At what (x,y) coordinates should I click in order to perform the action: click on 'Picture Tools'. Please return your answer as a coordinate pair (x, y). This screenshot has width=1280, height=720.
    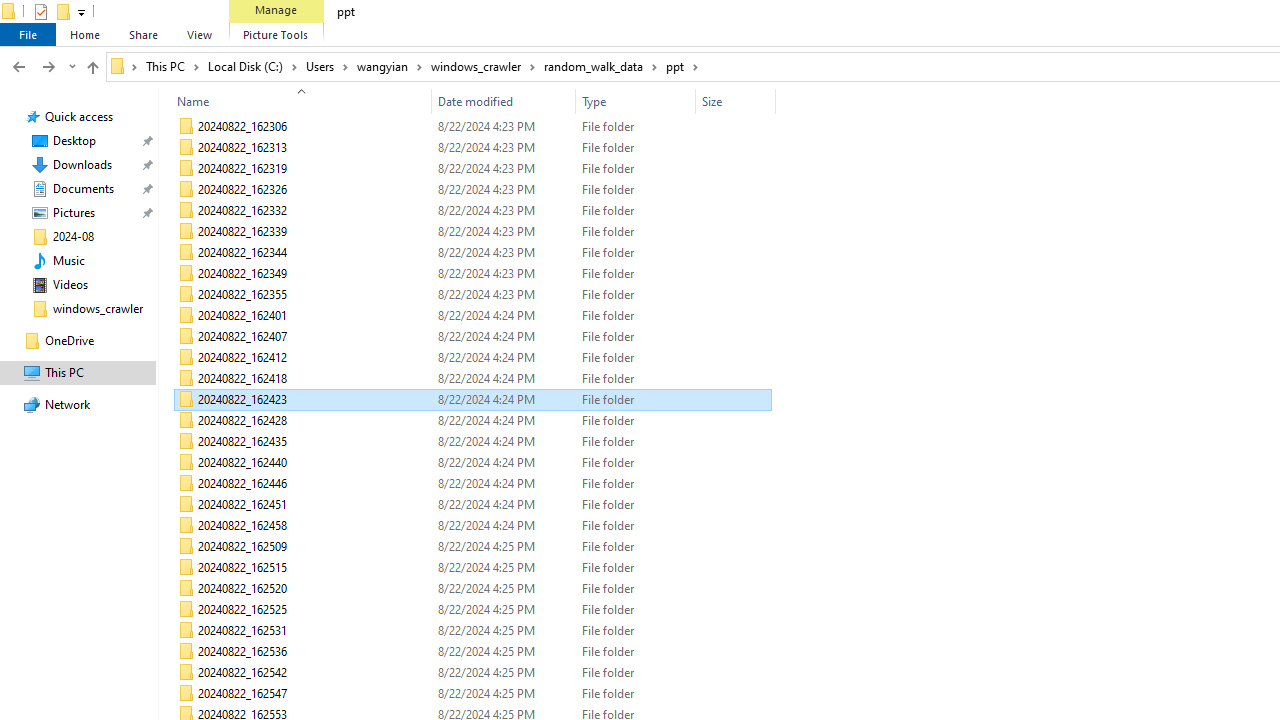
    Looking at the image, I should click on (274, 34).